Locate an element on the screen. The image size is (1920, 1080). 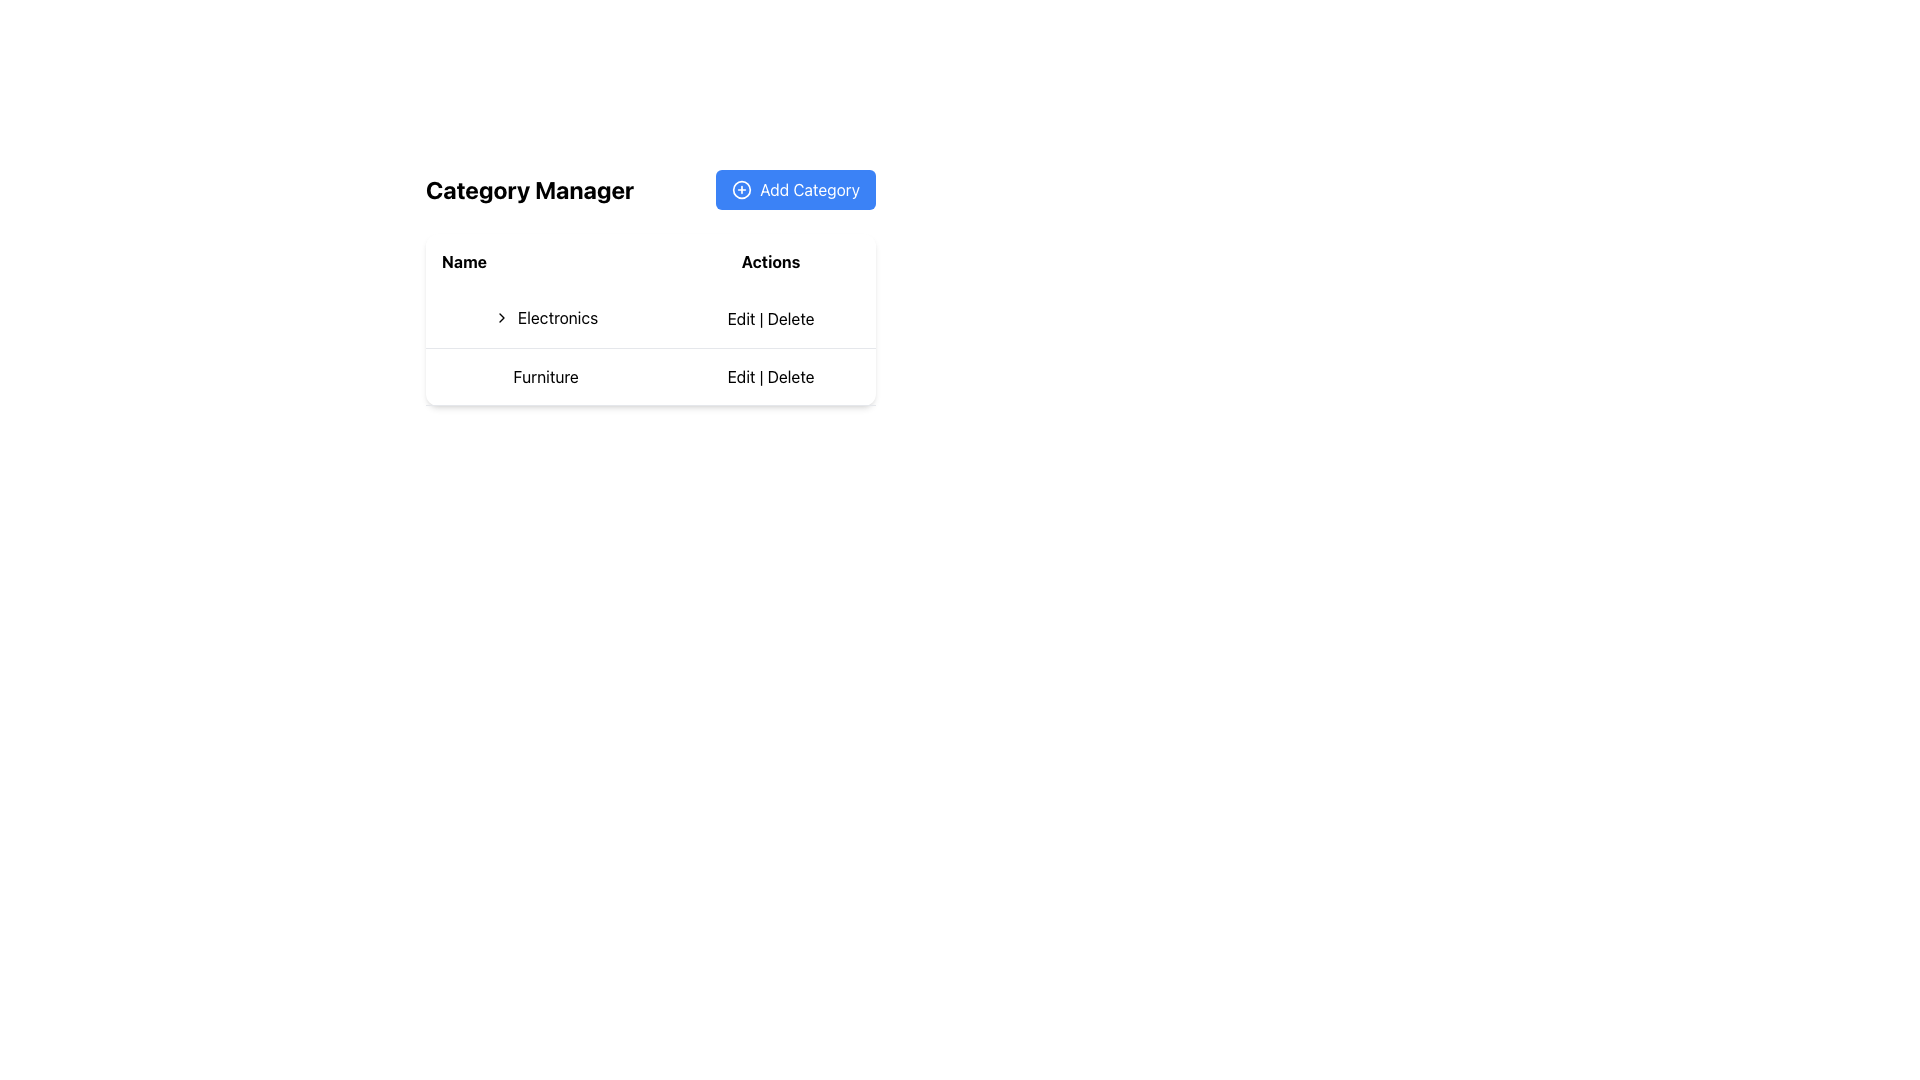
the clickable text label for the 'Furniture' category in the second row of the table is located at coordinates (546, 377).